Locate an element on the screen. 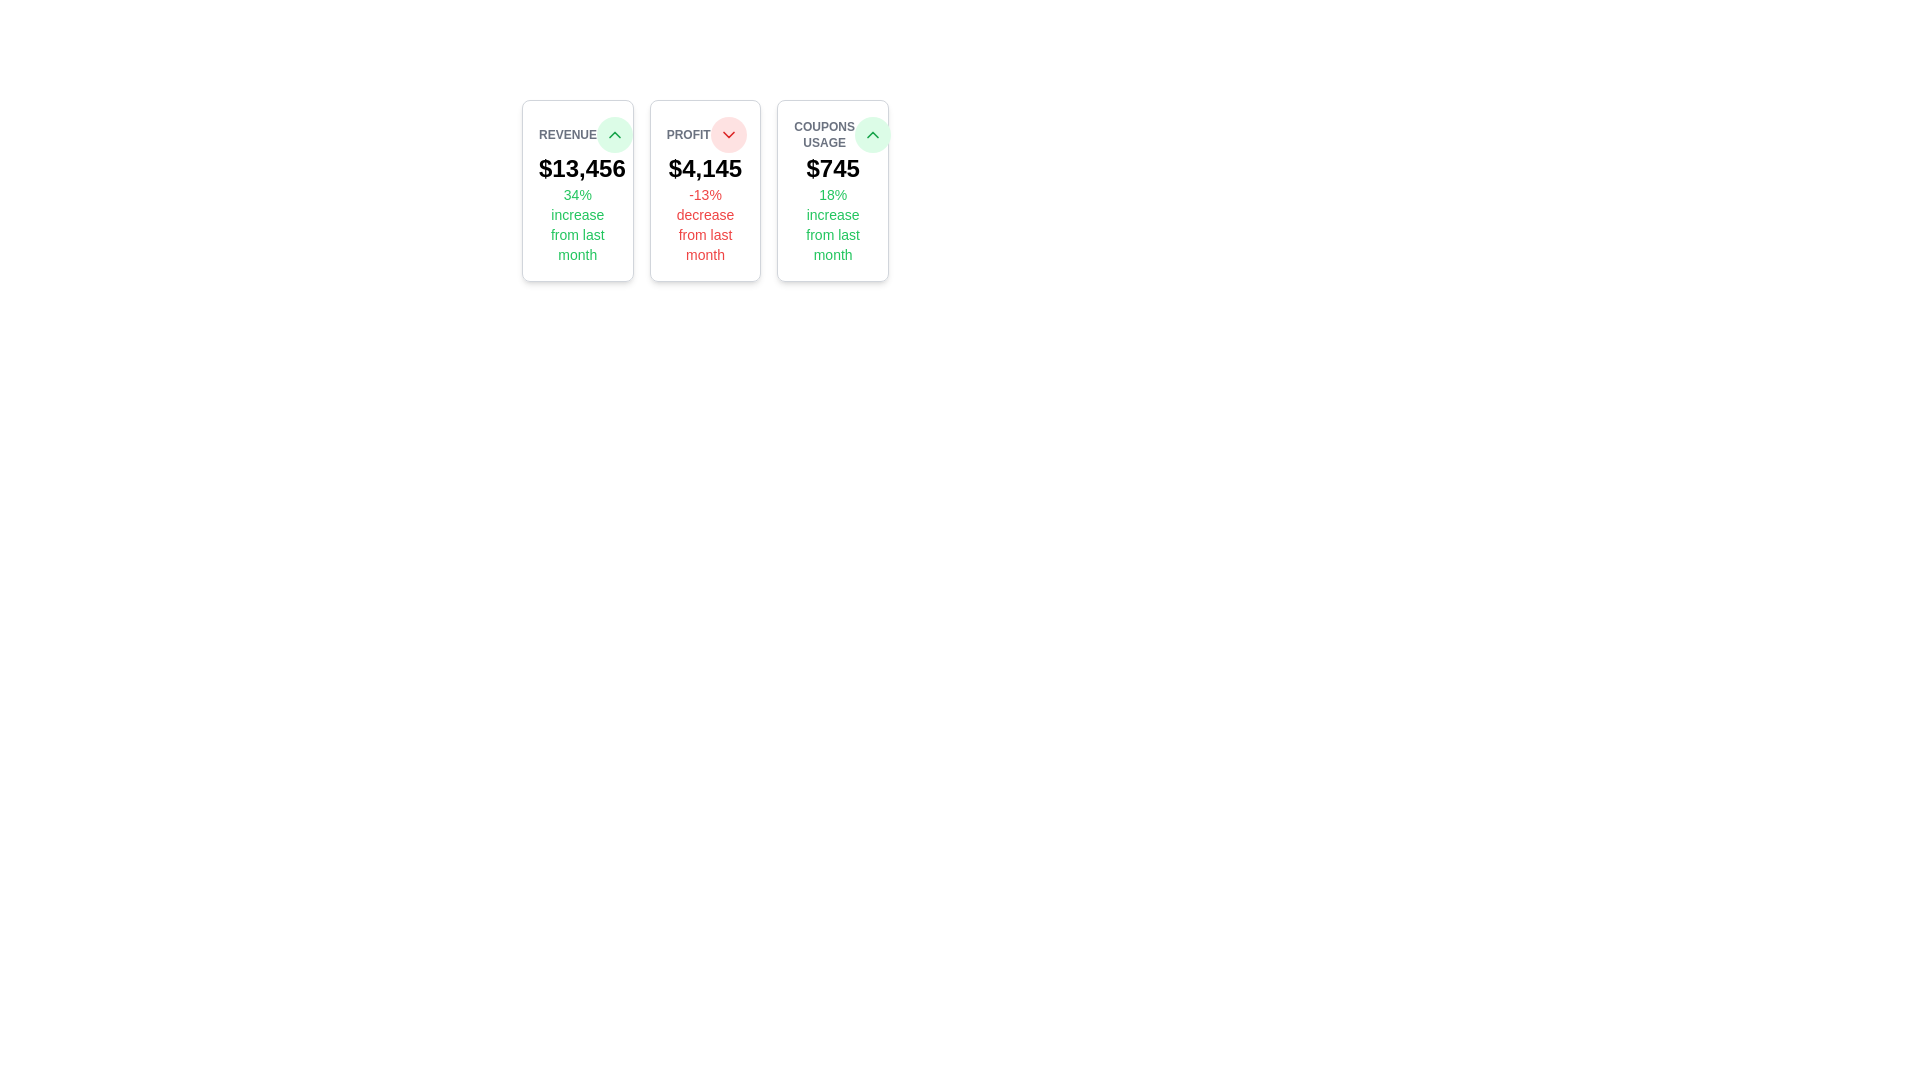  the visual indicator icon with a circular green background and a white upward-pointing chevron, located in the 'Revenue' section at the upper right corner relative to the 'Revenue' label is located at coordinates (613, 135).